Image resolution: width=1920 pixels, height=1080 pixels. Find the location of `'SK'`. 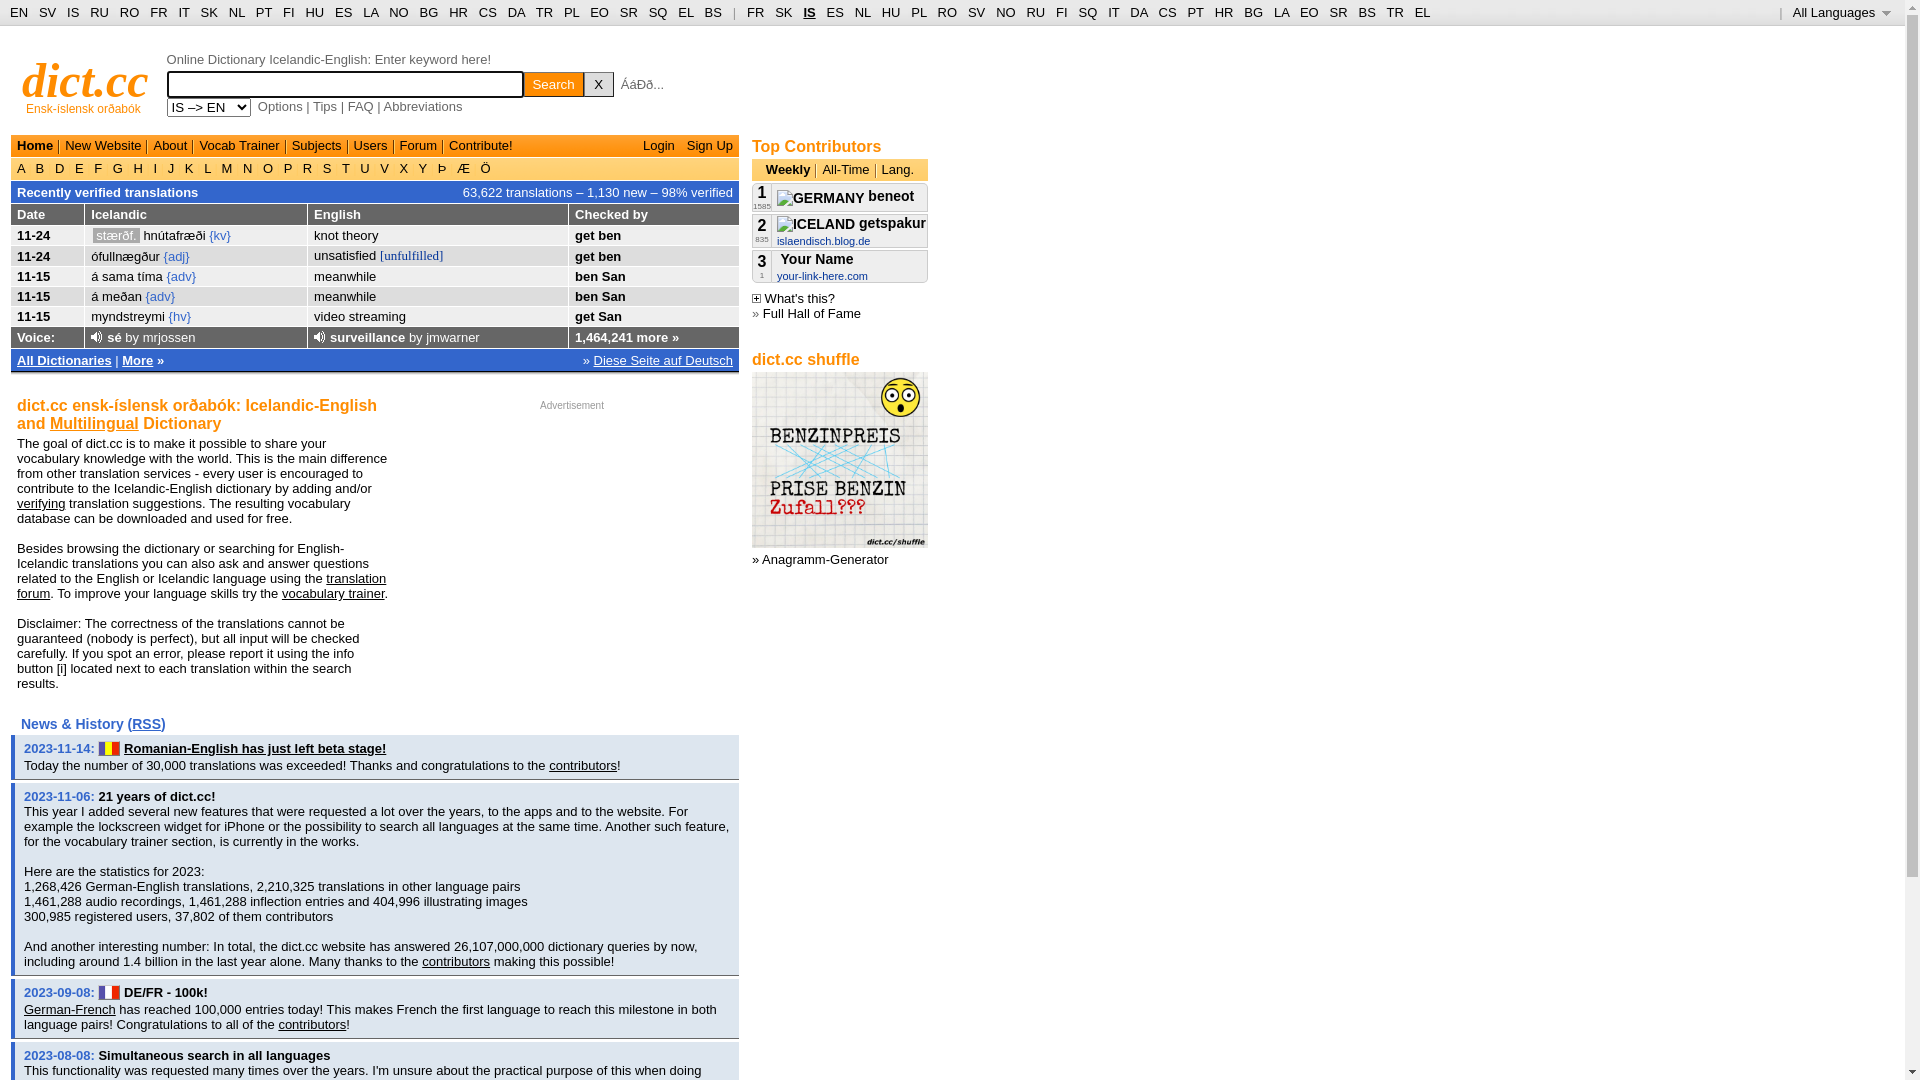

'SK' is located at coordinates (782, 12).